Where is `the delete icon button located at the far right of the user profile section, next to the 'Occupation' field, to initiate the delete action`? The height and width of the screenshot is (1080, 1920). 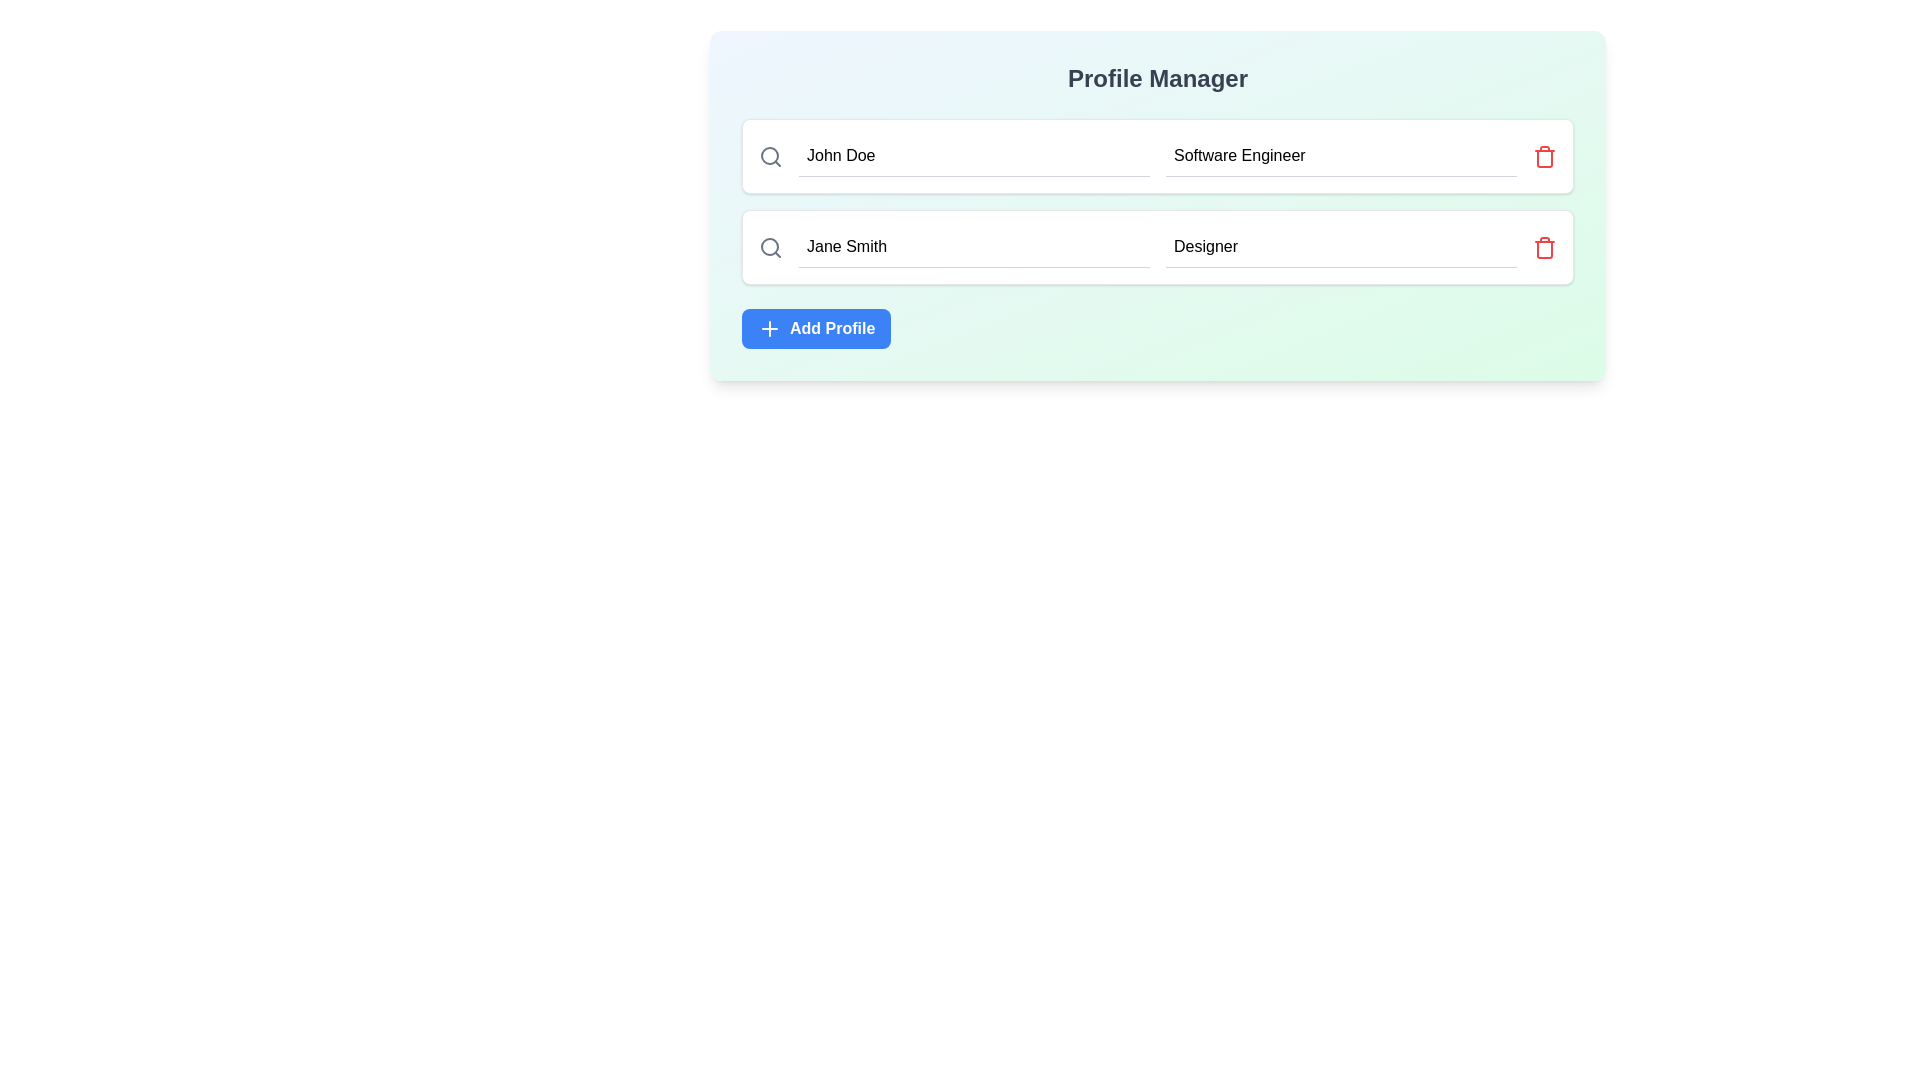 the delete icon button located at the far right of the user profile section, next to the 'Occupation' field, to initiate the delete action is located at coordinates (1544, 155).